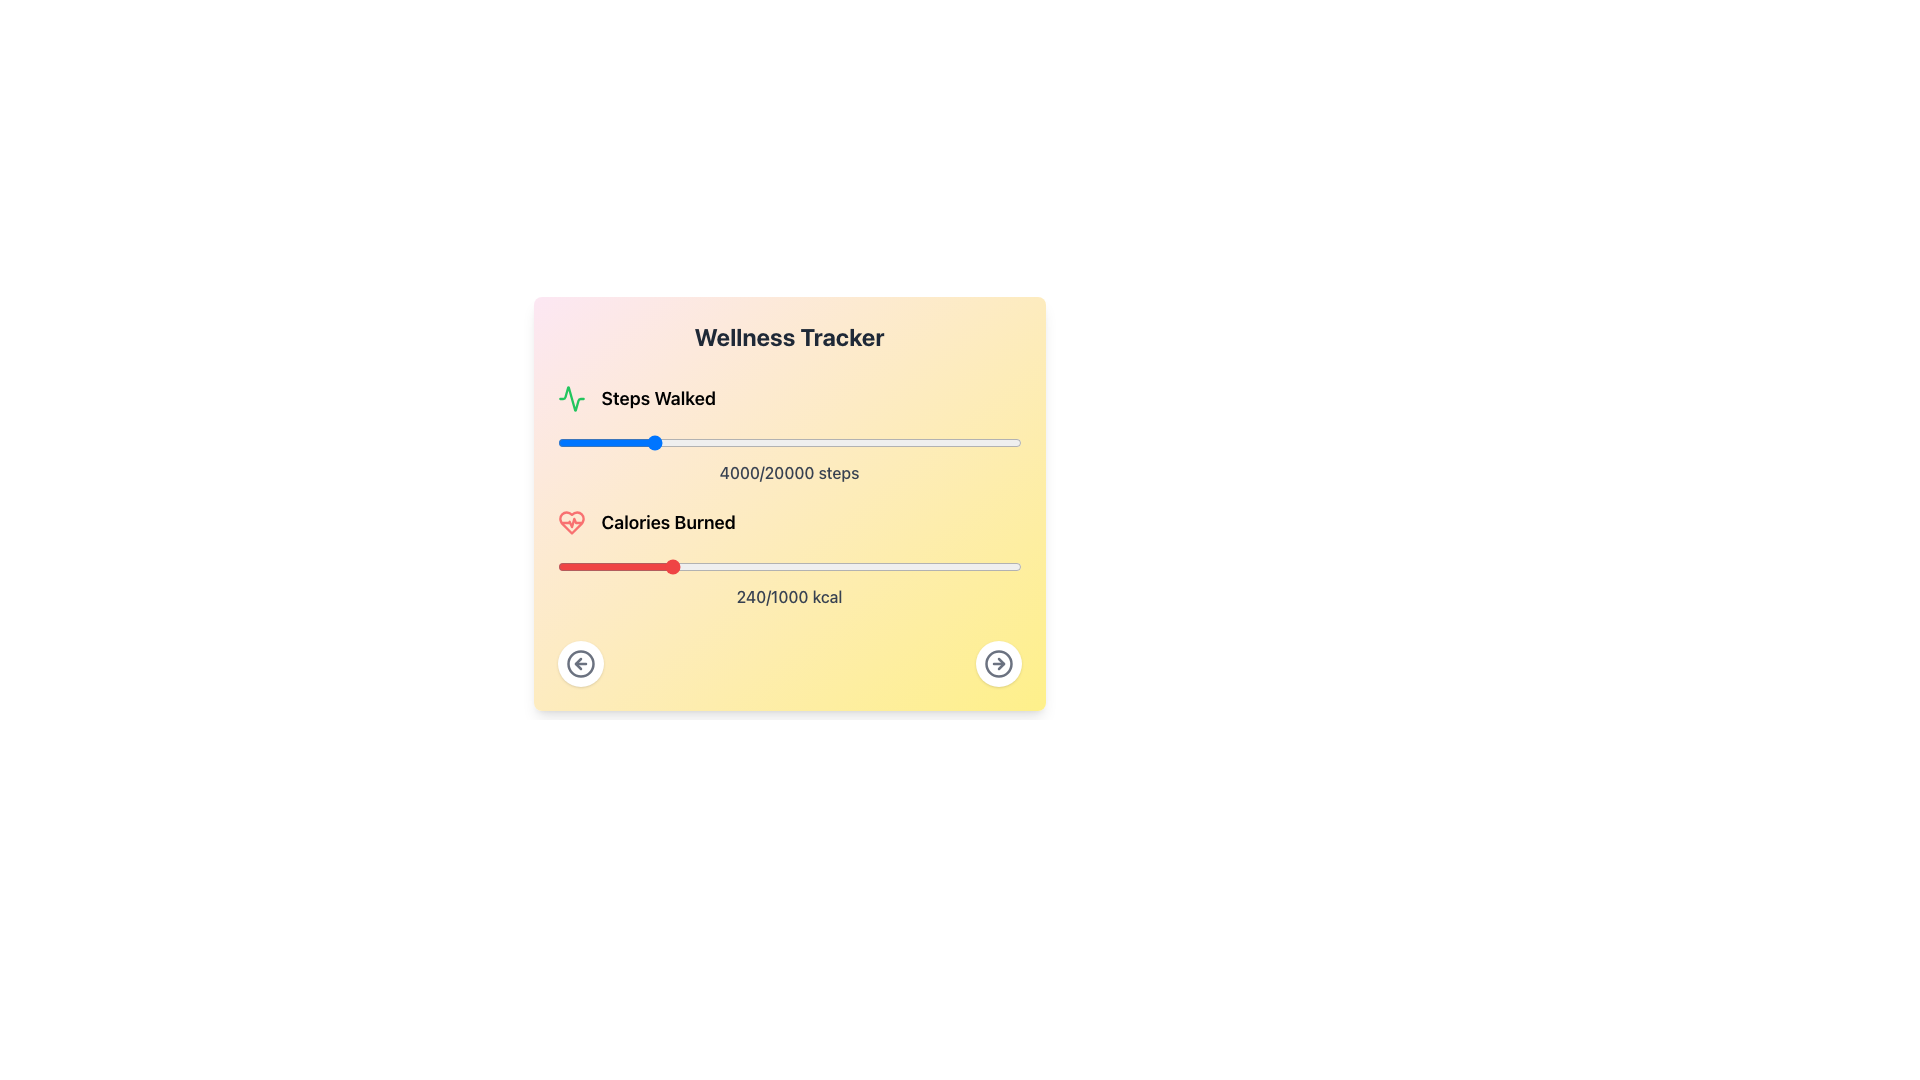 The height and width of the screenshot is (1080, 1920). Describe the element at coordinates (998, 663) in the screenshot. I see `the circular button with a right-pointing arrow inside, styled in gray, located at the bottom-right corner of the interface` at that location.